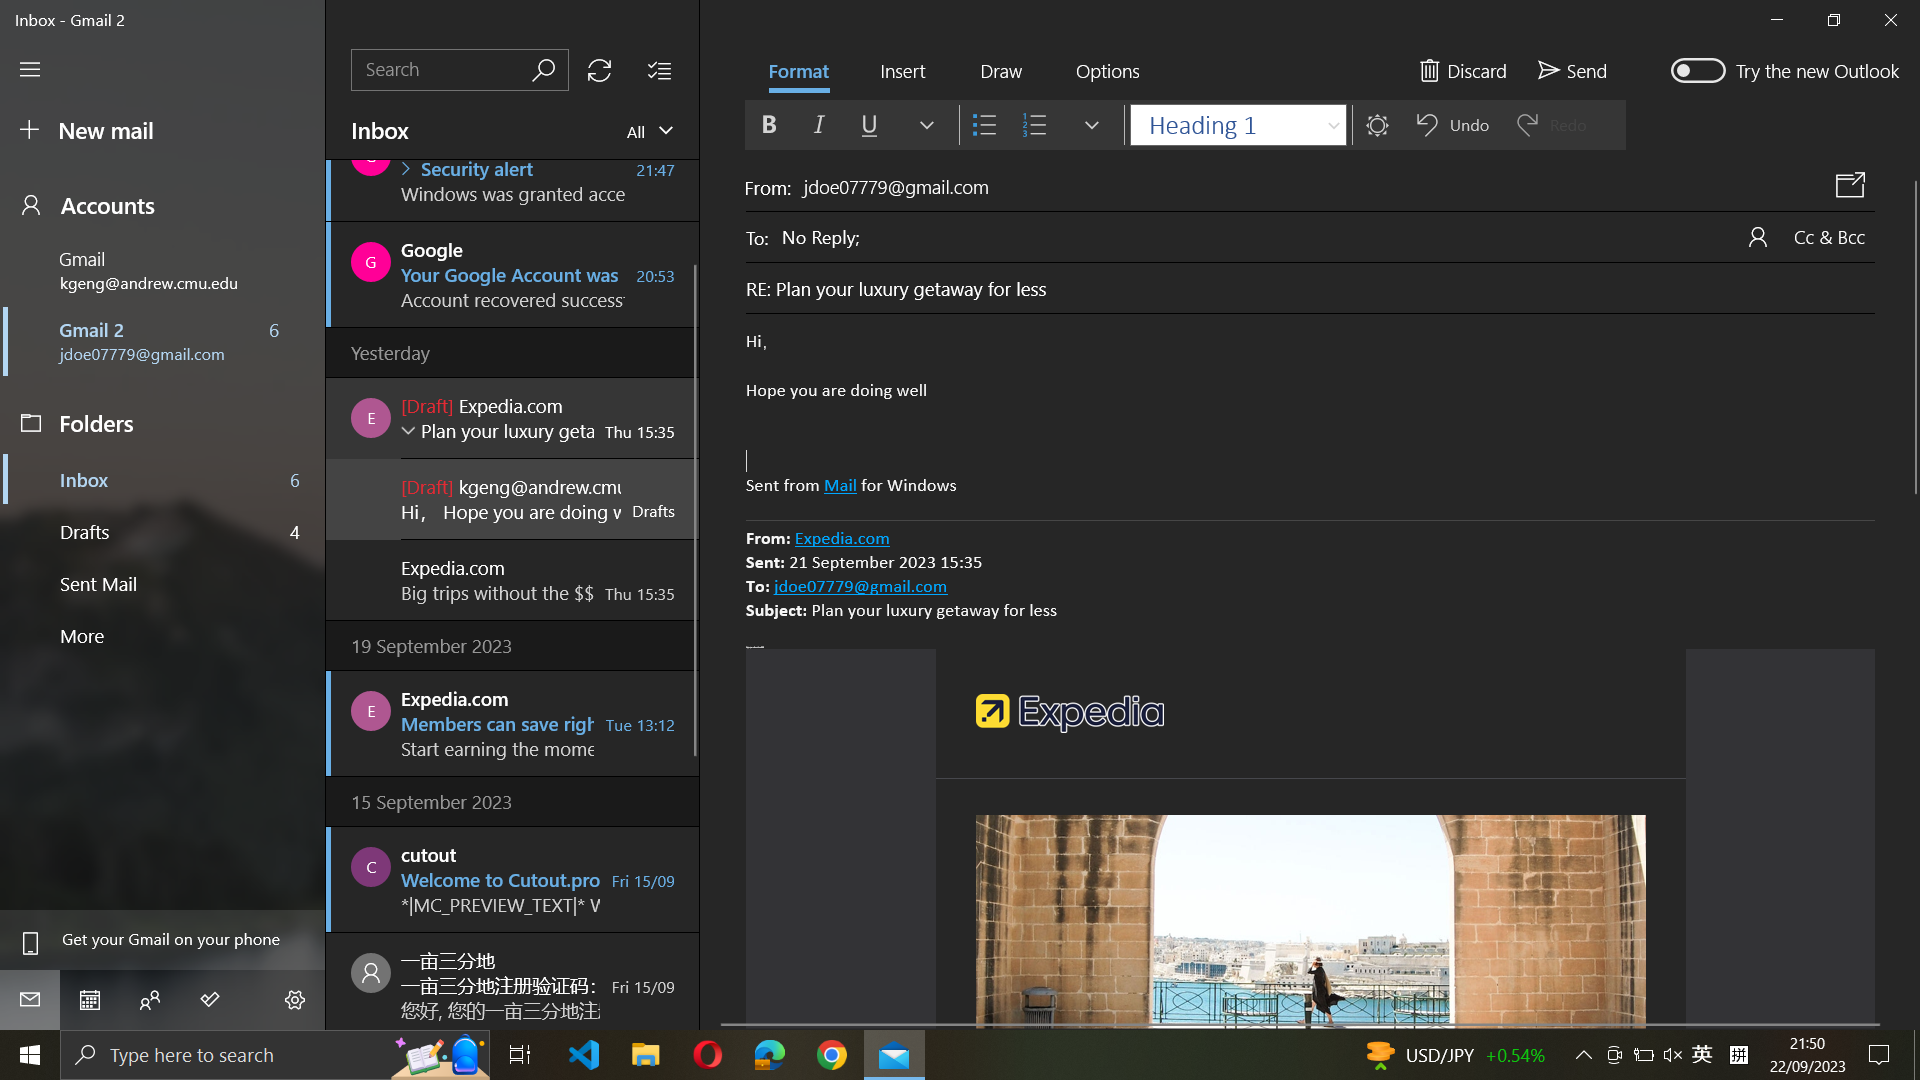 Image resolution: width=1920 pixels, height=1080 pixels. Describe the element at coordinates (1310, 414) in the screenshot. I see `Highlight the entire text in the email content and make it underlined` at that location.